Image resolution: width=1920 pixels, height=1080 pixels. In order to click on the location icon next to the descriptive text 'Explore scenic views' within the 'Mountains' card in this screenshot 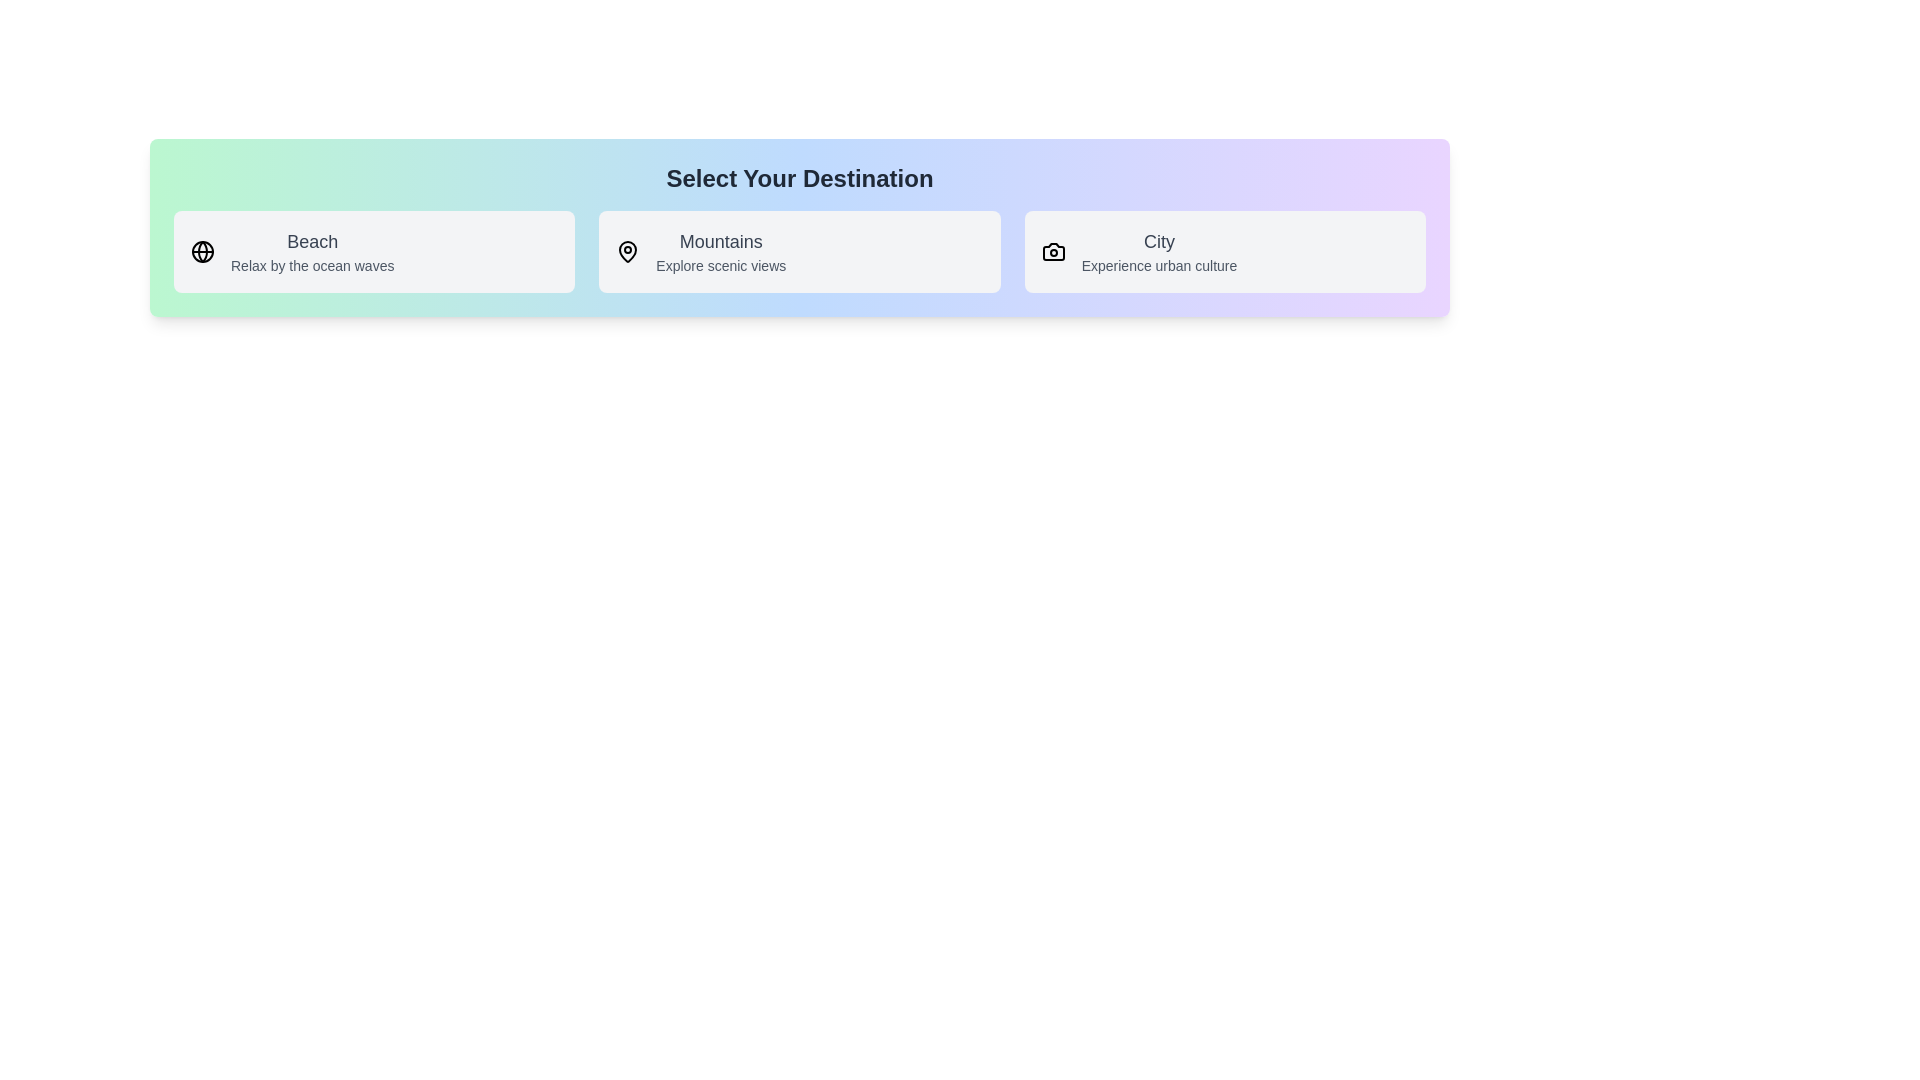, I will do `click(627, 250)`.